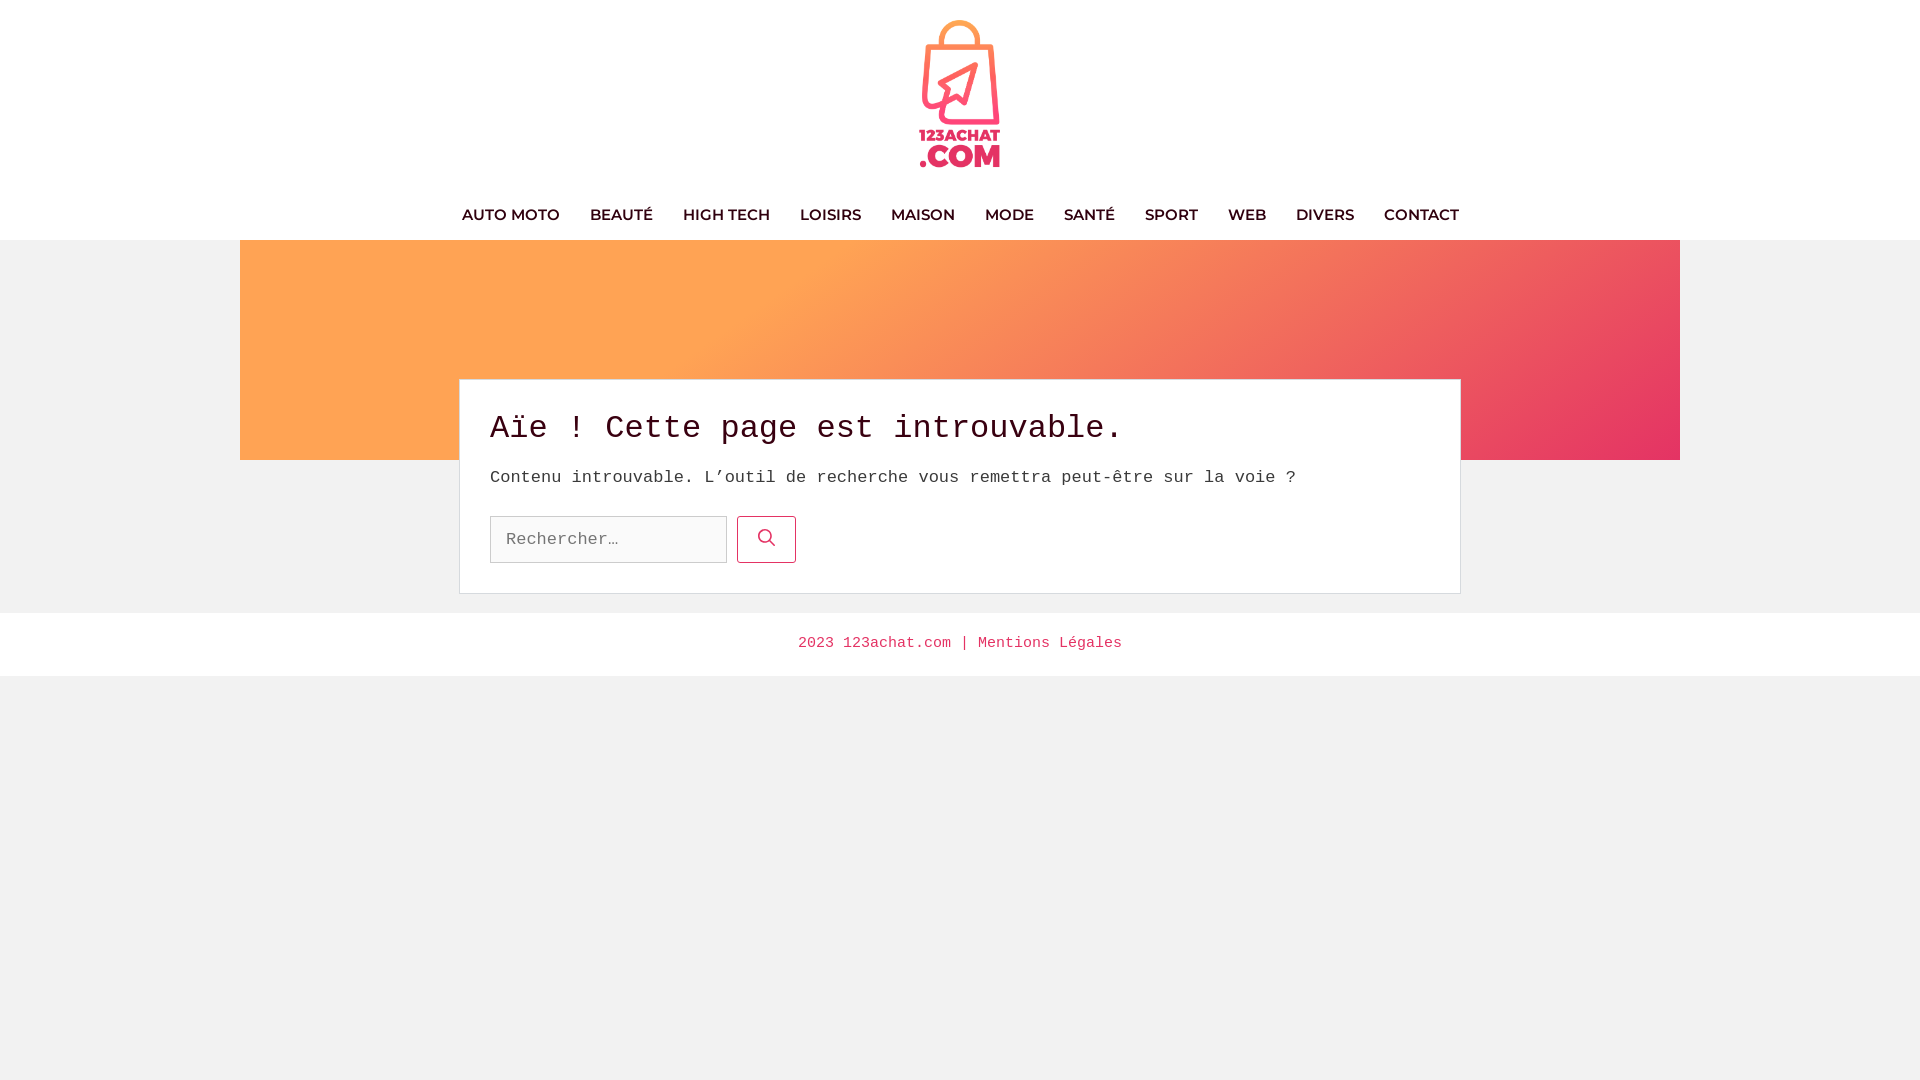 The height and width of the screenshot is (1080, 1920). Describe the element at coordinates (667, 215) in the screenshot. I see `'HIGH TECH'` at that location.